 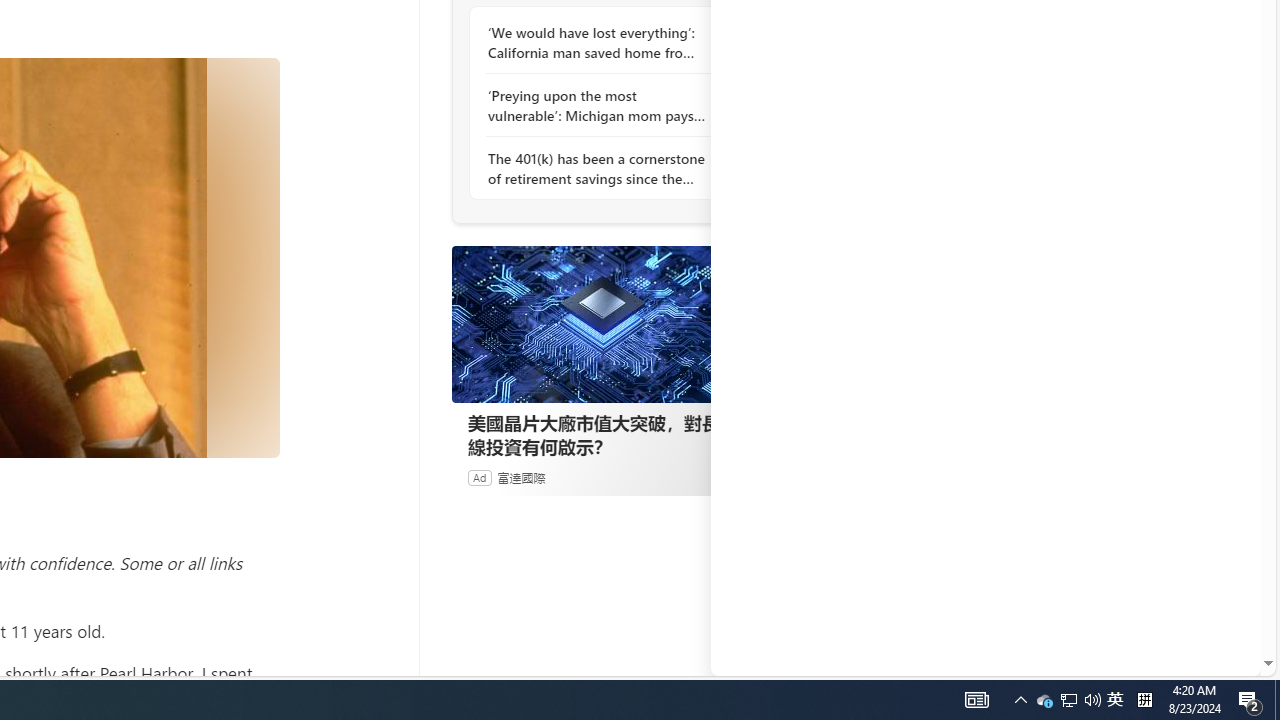 What do you see at coordinates (478, 477) in the screenshot?
I see `'Ad'` at bounding box center [478, 477].